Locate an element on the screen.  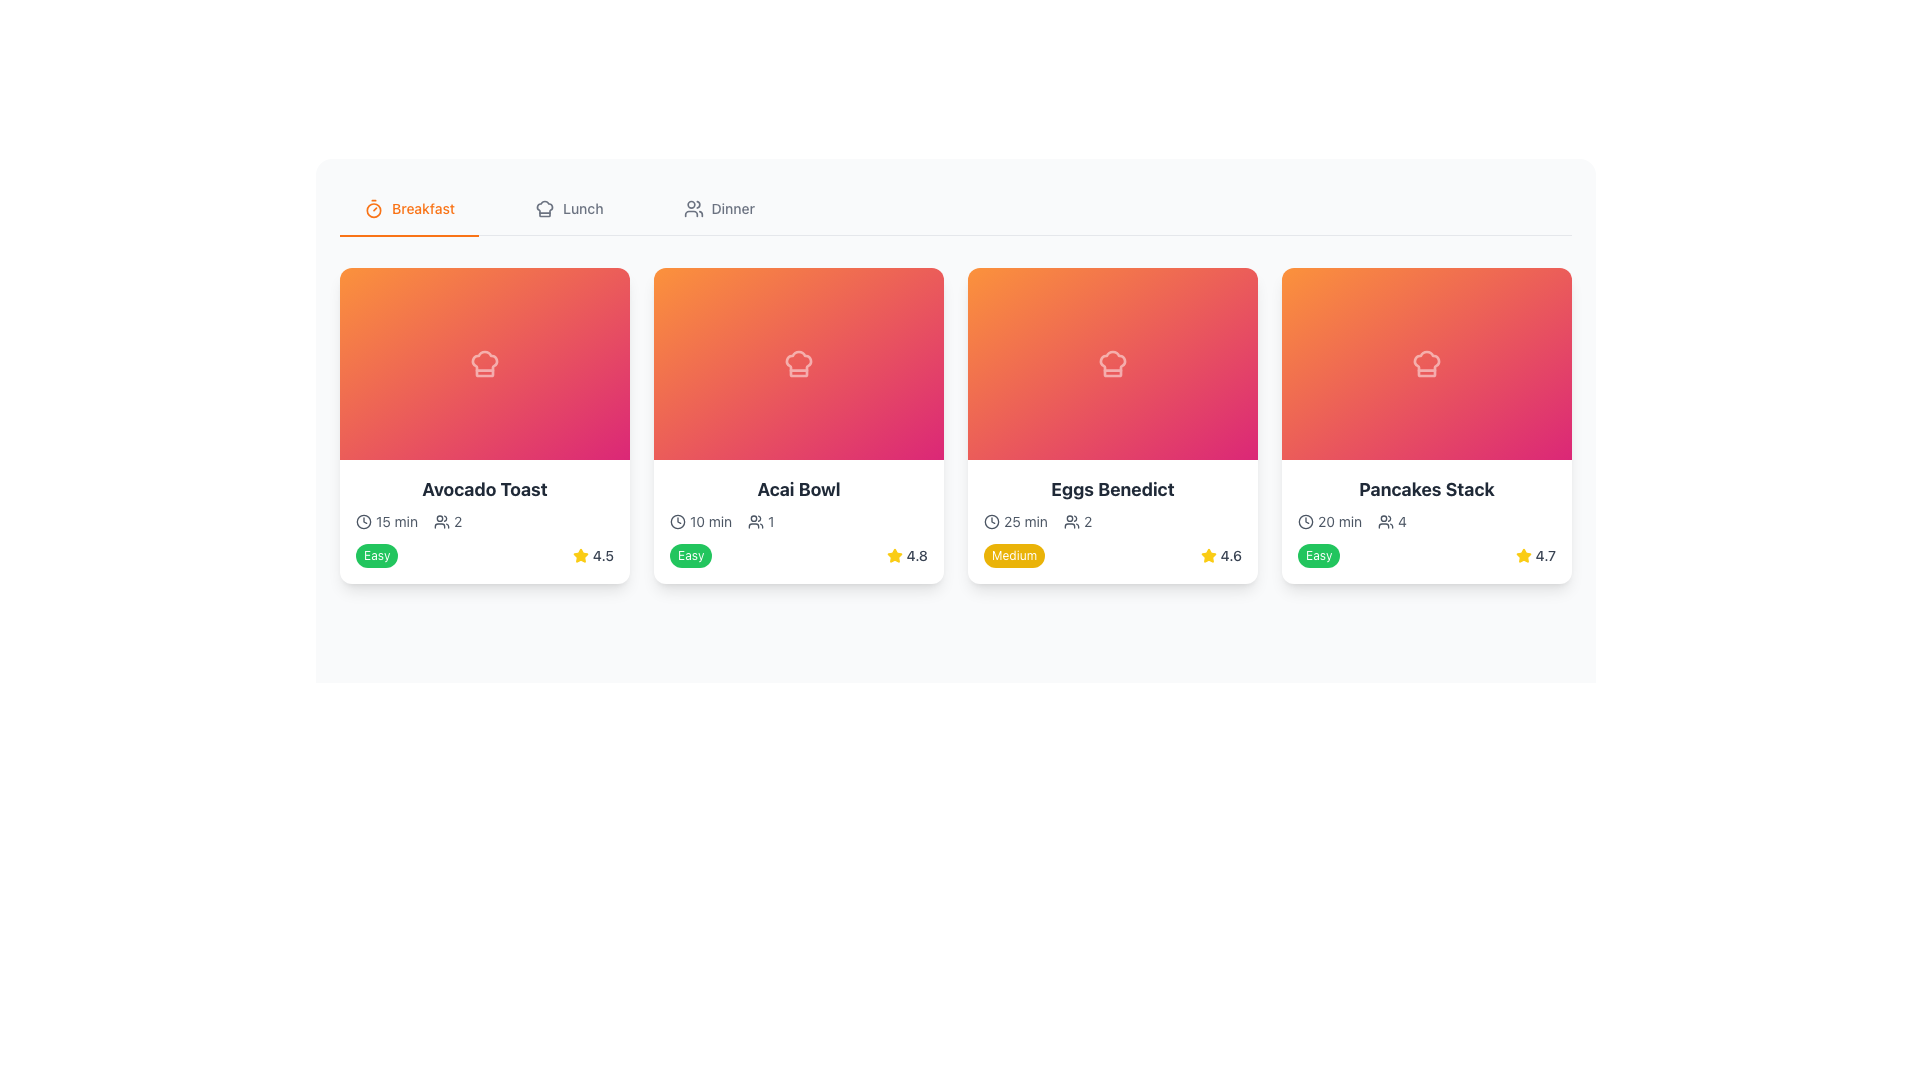
the rating value displayed for the 'Pancakes Stack' dish, located at the bottom-right corner of its card, which includes a numerical value and a star icon is located at coordinates (1534, 555).